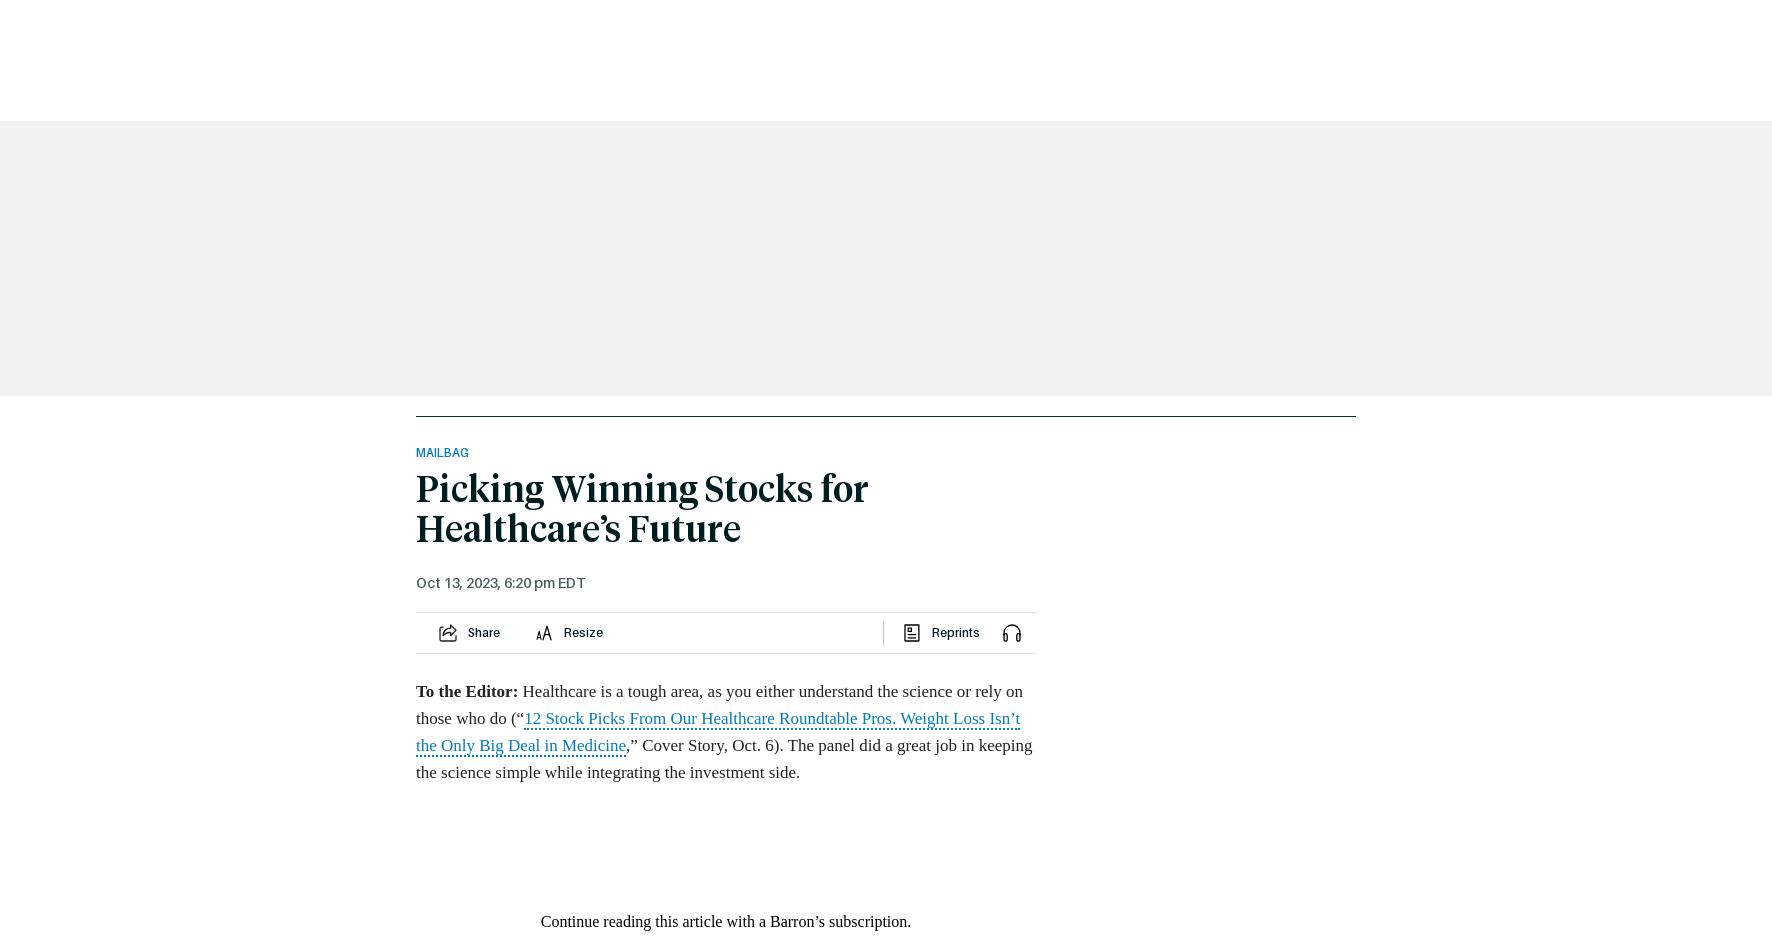 This screenshot has height=946, width=1772. I want to click on 'Share', so click(482, 632).